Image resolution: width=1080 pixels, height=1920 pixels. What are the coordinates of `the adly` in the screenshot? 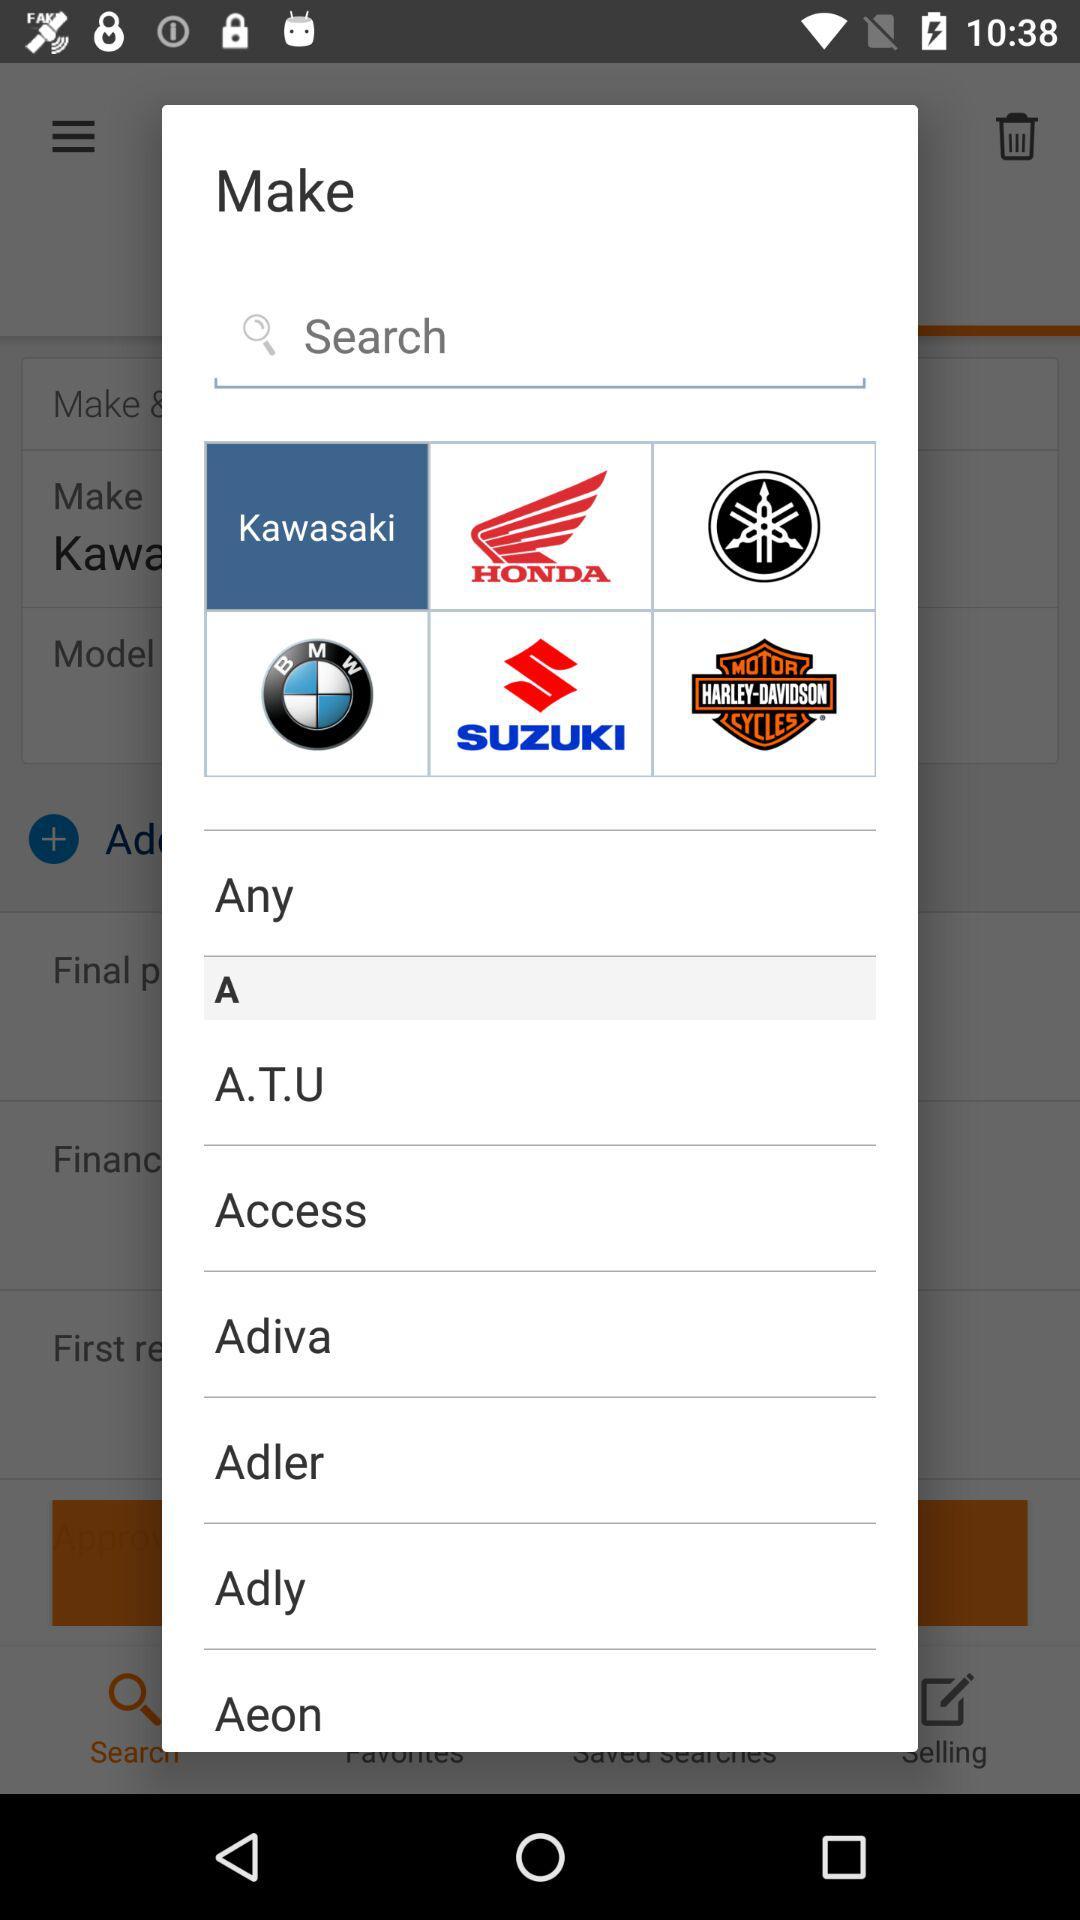 It's located at (540, 1586).